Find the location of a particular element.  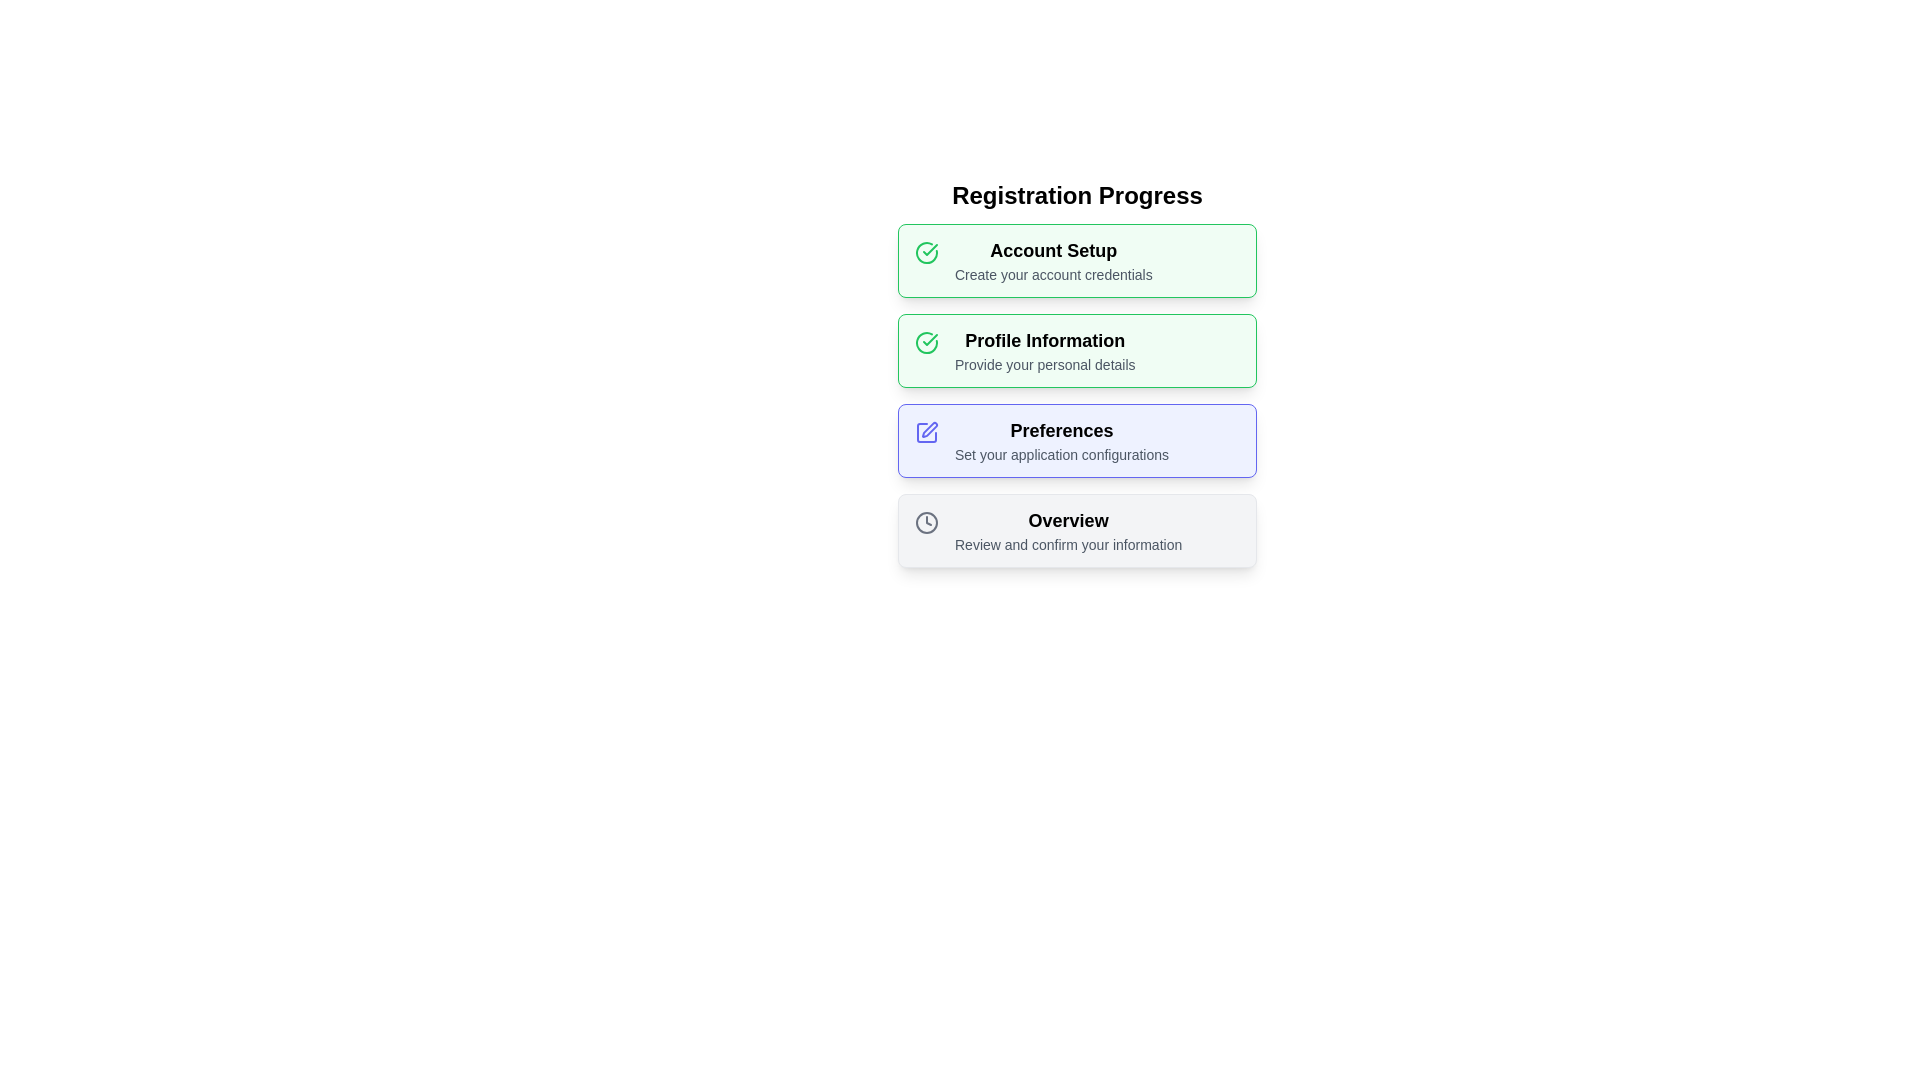

the static text label displaying 'Provide your personal details' located below the 'Profile Information' heading is located at coordinates (1044, 365).